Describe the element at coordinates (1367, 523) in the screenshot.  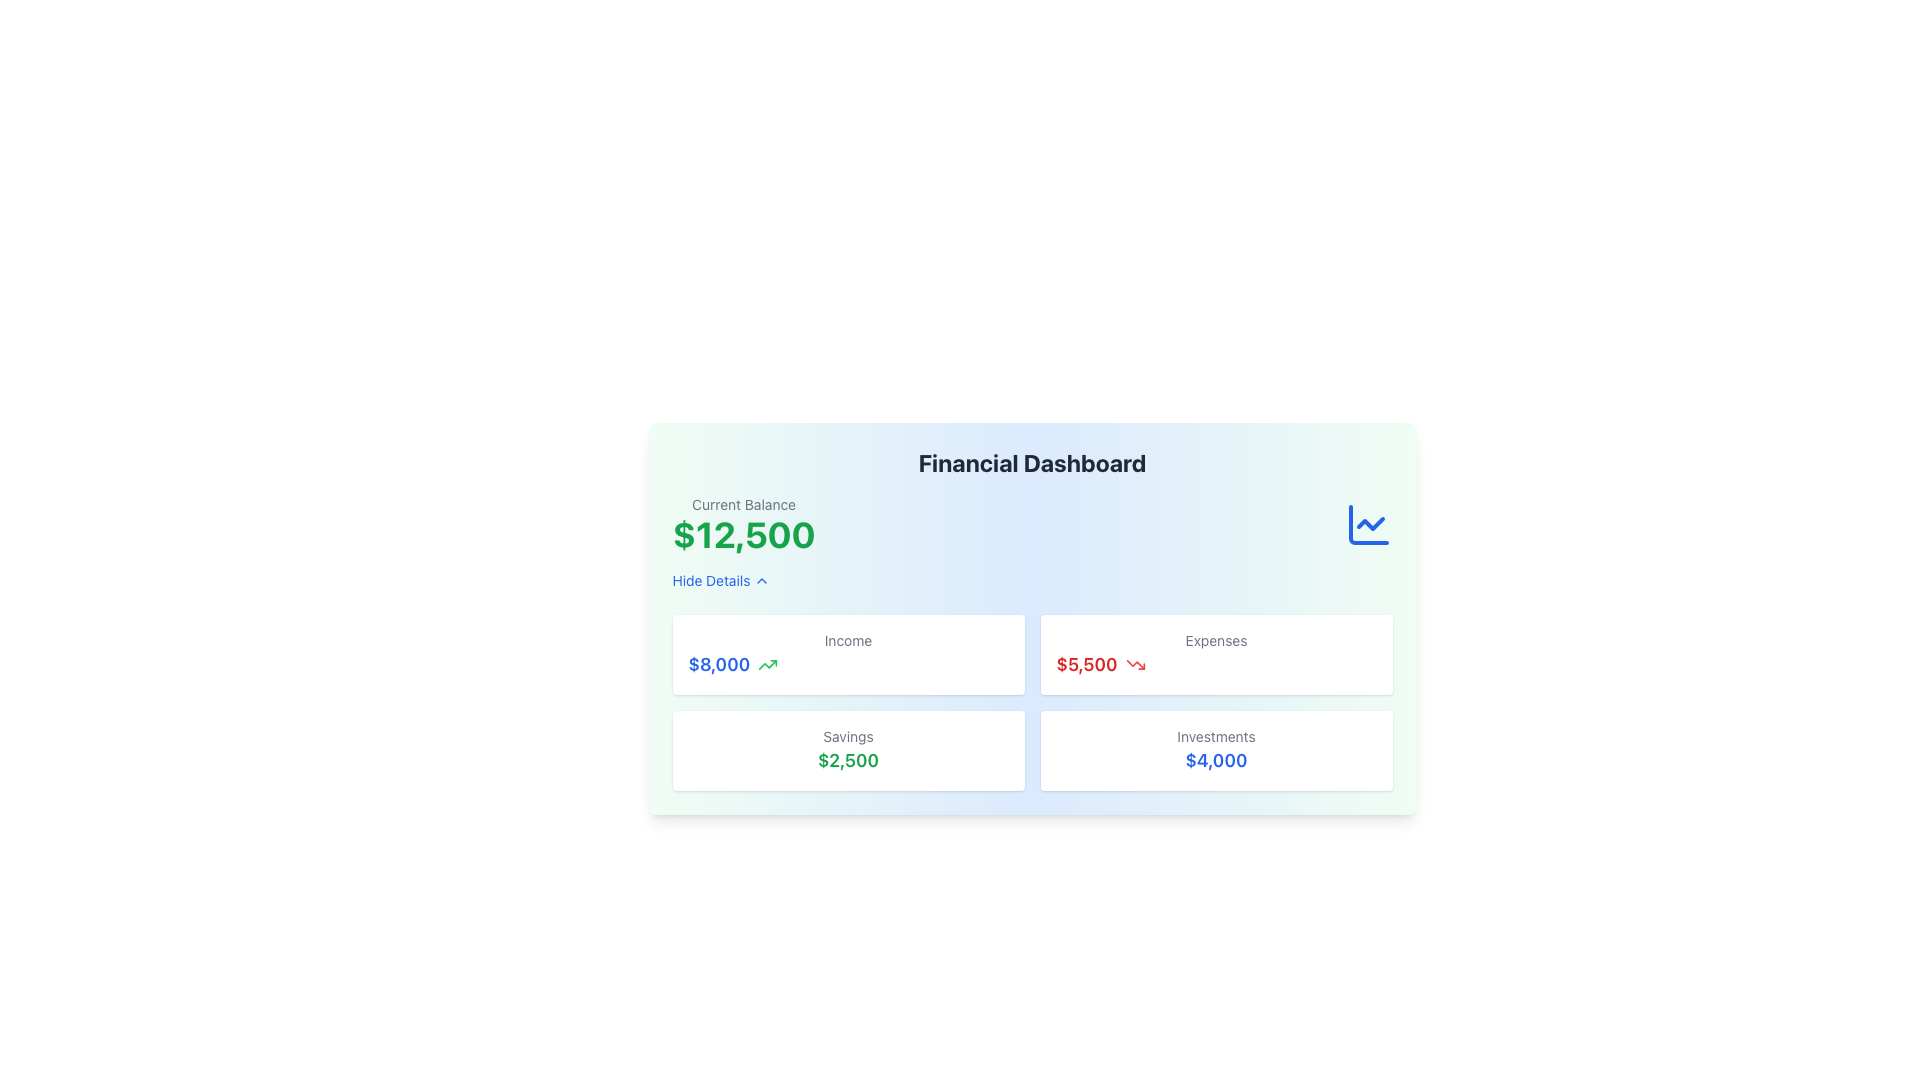
I see `the line chart icon, which is styled in blue and represents data analytics, located to the far right of the financial information section adjacent to 'Current Balance' and '$12,500'` at that location.